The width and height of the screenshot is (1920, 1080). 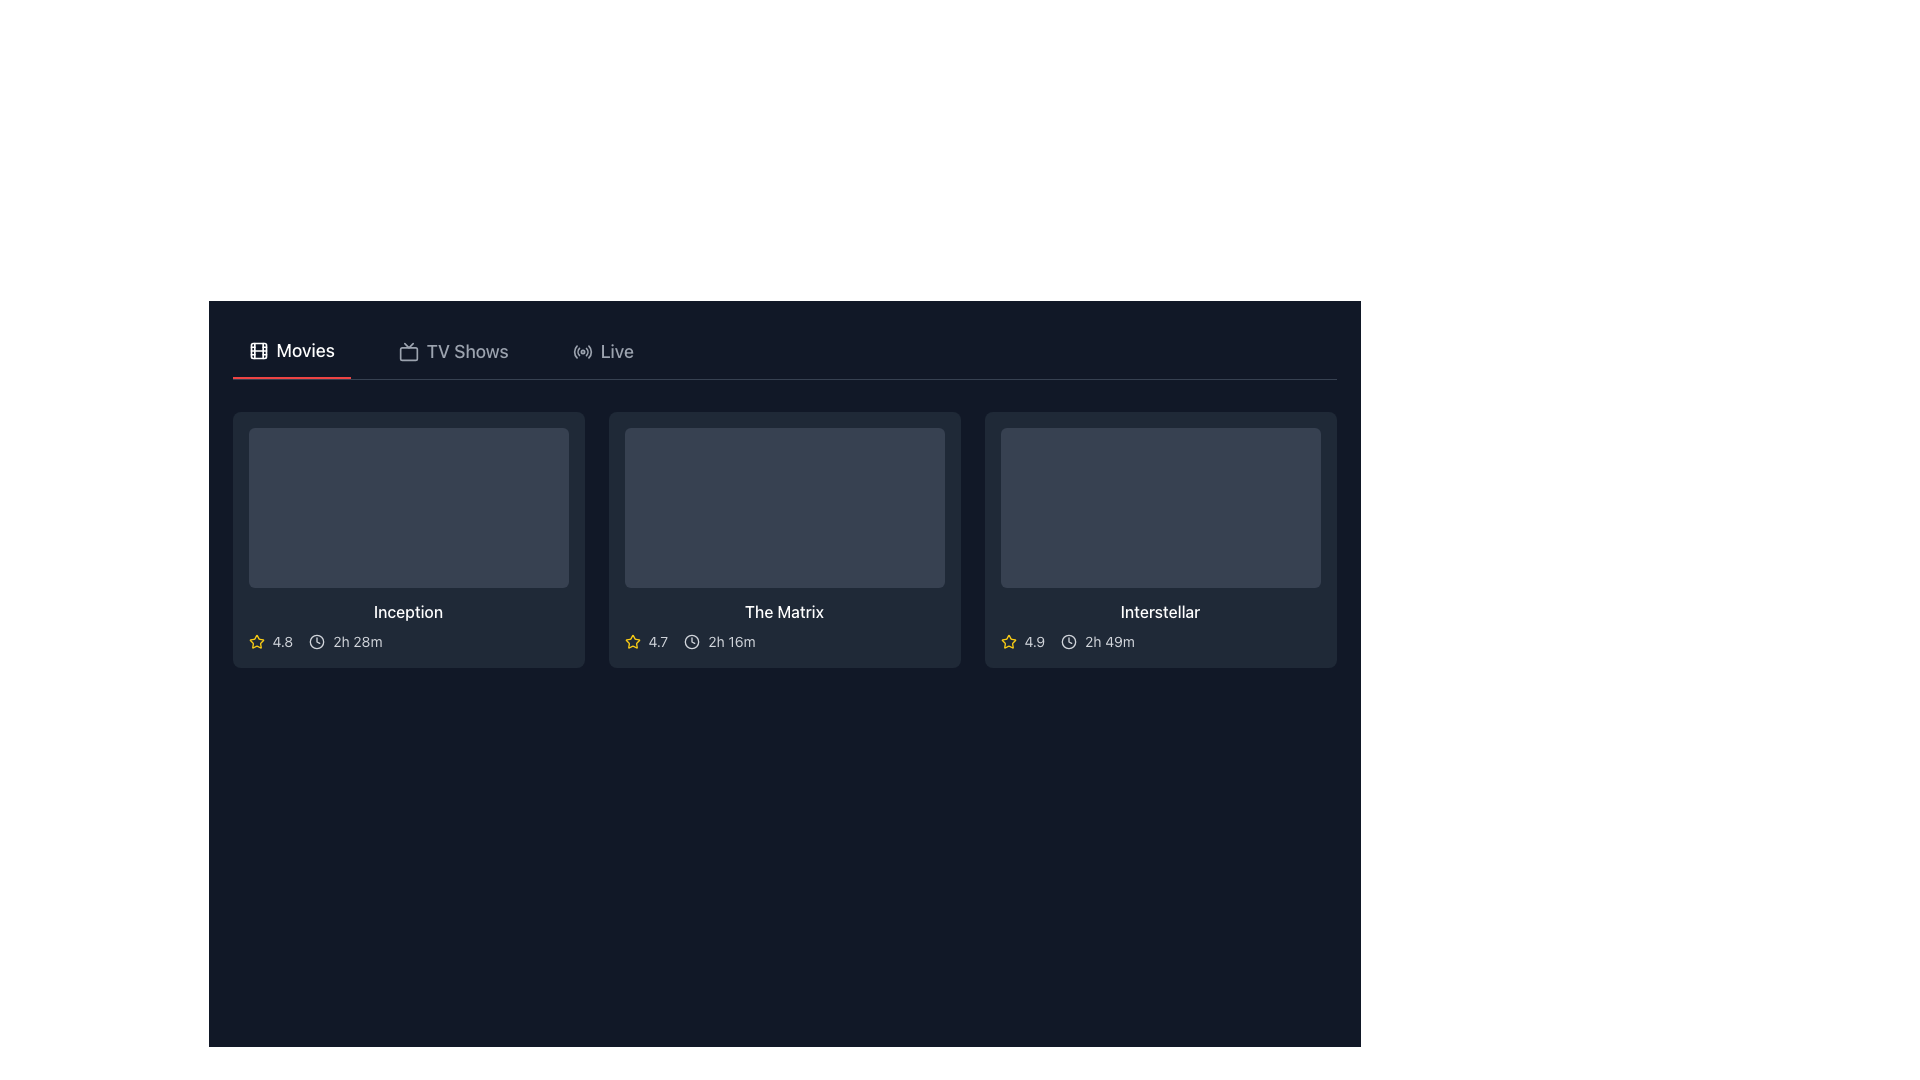 What do you see at coordinates (452, 350) in the screenshot?
I see `the navigation button for TV Shows located in the horizontal navigation bar between the 'Movies' and 'Live' buttons to redirect to the TV content section` at bounding box center [452, 350].